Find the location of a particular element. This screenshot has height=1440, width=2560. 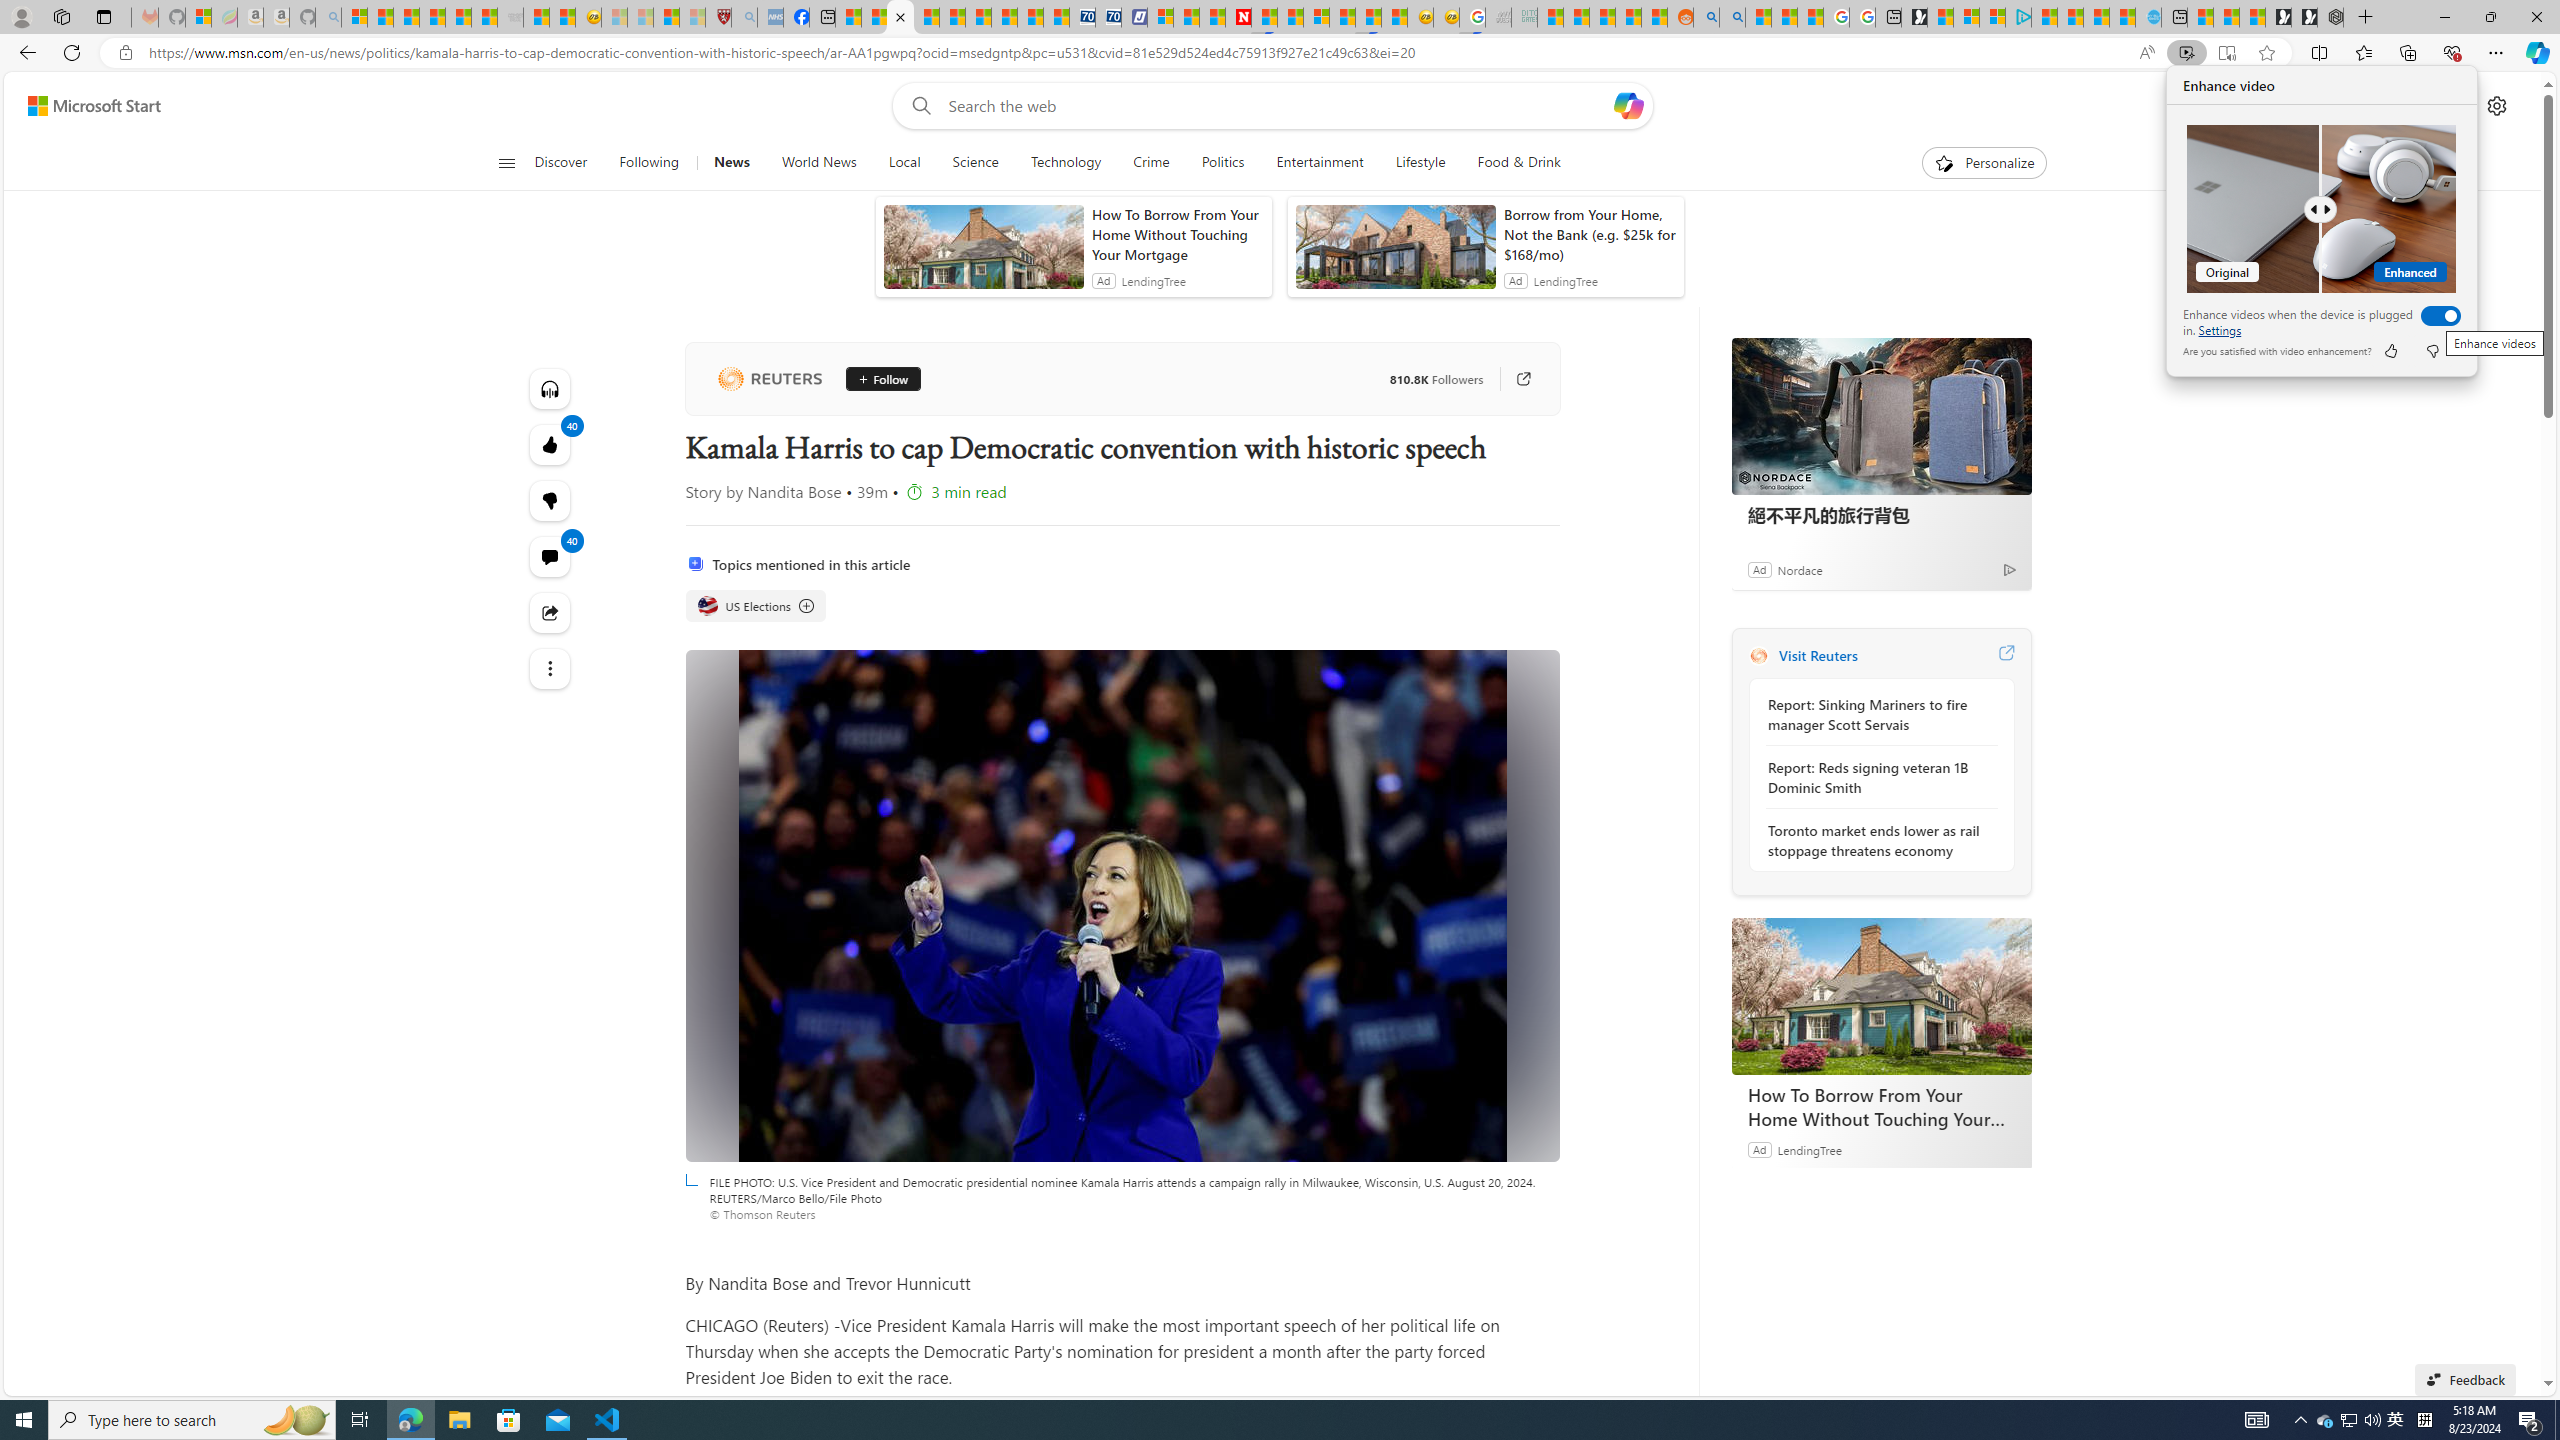

'New Tab' is located at coordinates (2365, 16).